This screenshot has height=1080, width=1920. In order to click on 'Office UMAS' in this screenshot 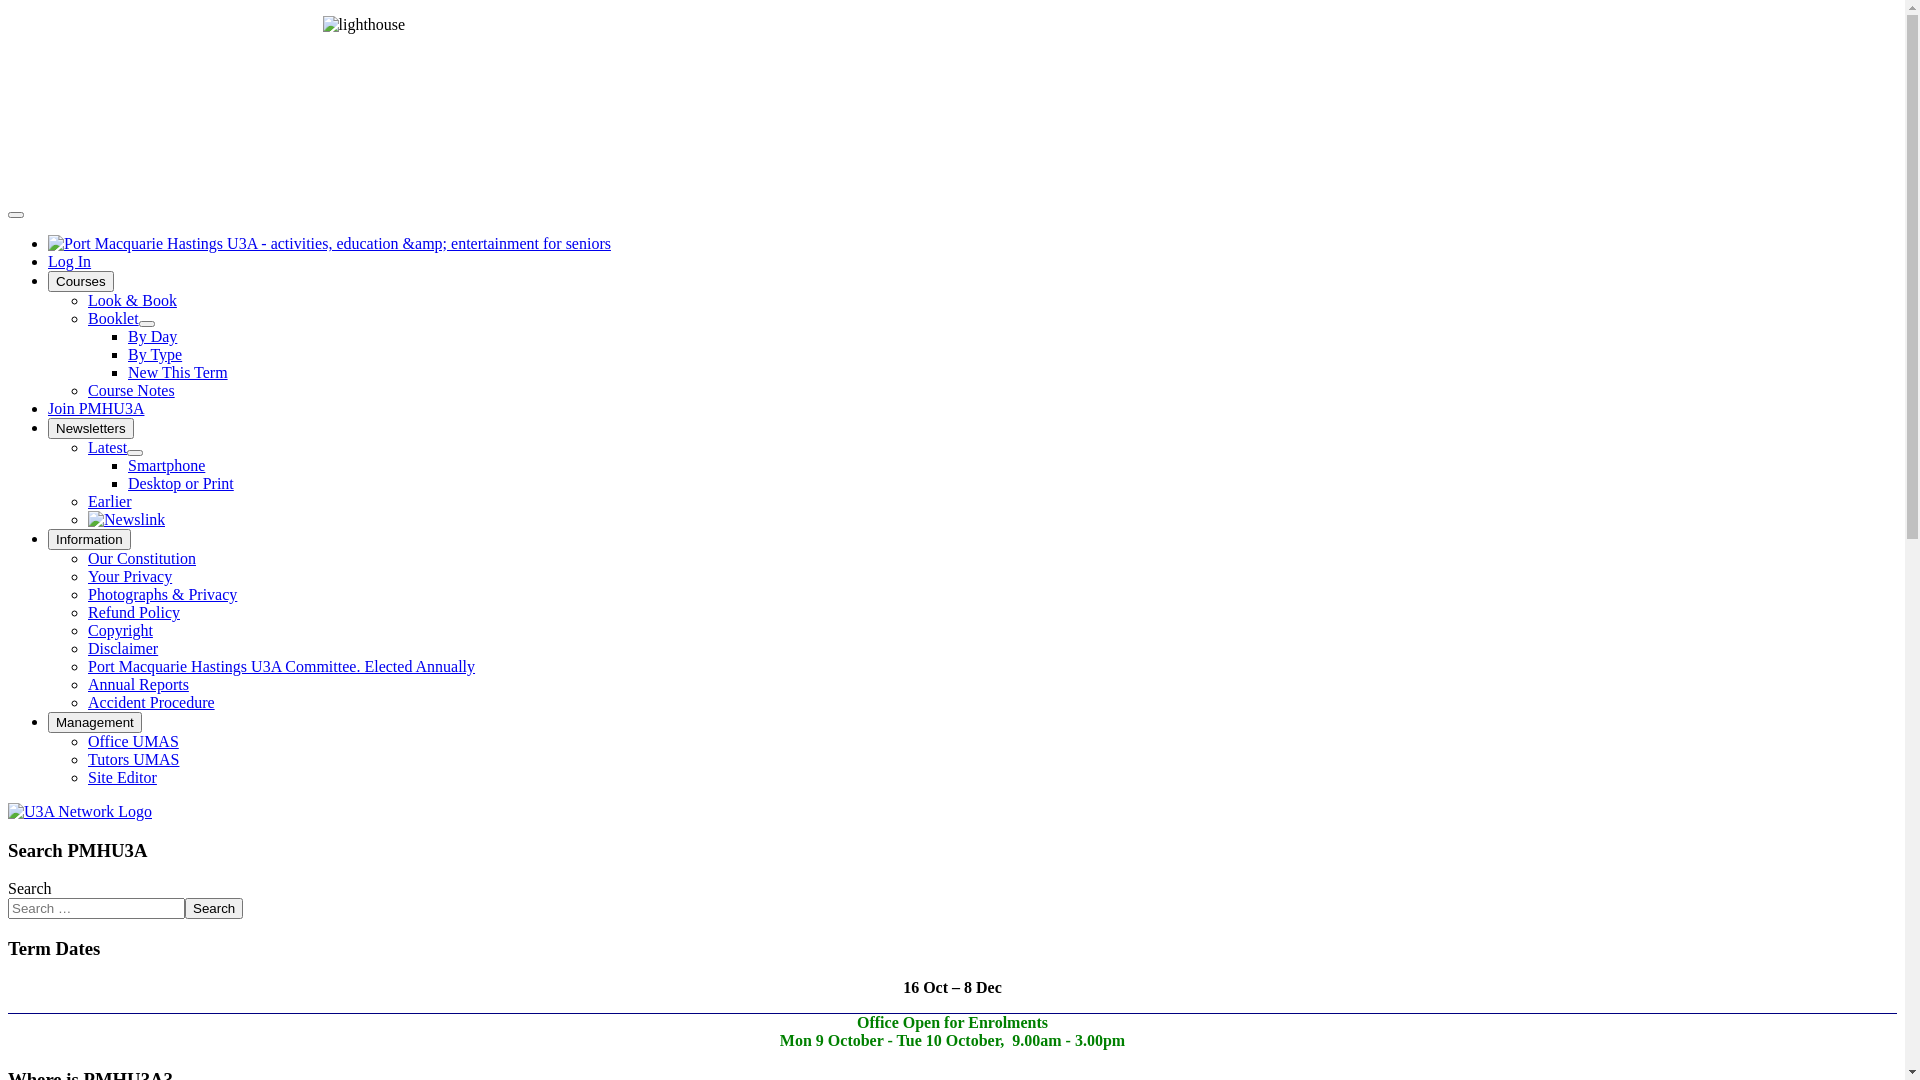, I will do `click(132, 741)`.